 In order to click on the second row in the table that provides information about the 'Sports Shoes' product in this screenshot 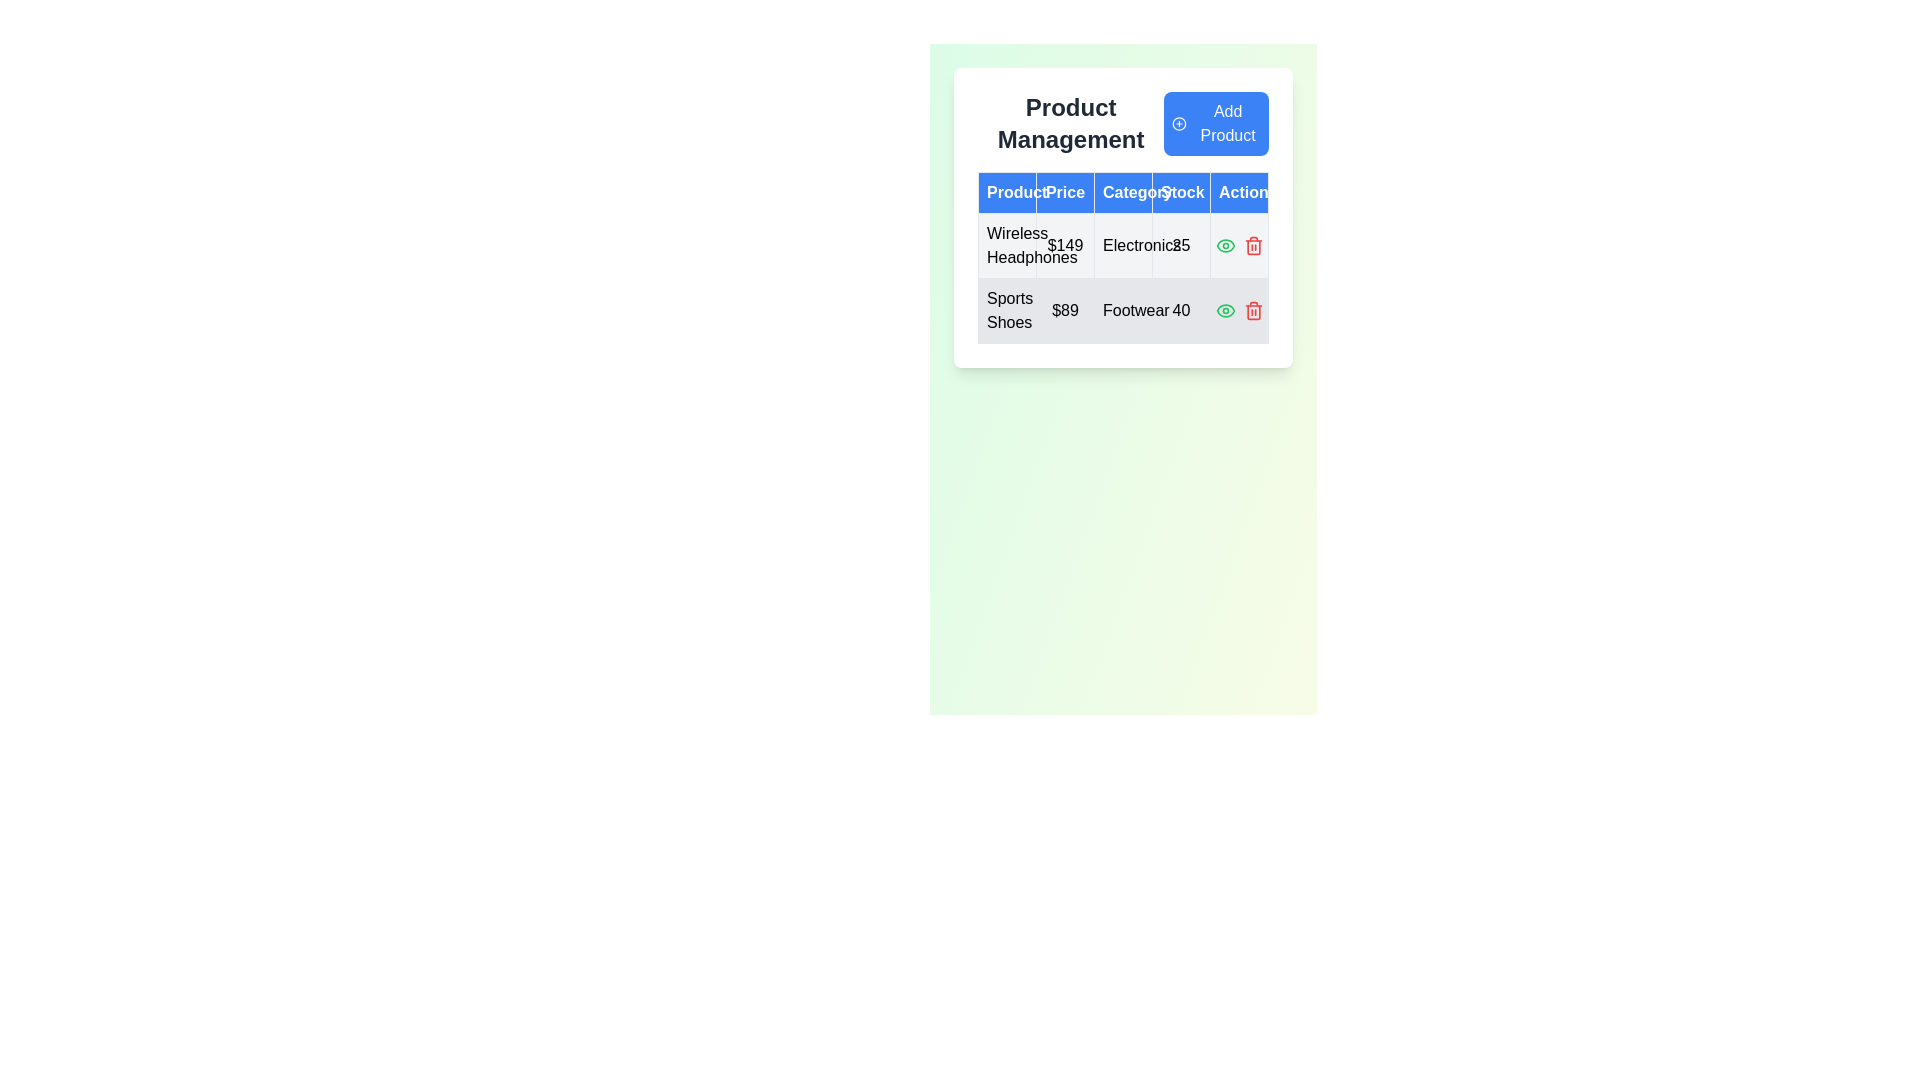, I will do `click(1123, 311)`.